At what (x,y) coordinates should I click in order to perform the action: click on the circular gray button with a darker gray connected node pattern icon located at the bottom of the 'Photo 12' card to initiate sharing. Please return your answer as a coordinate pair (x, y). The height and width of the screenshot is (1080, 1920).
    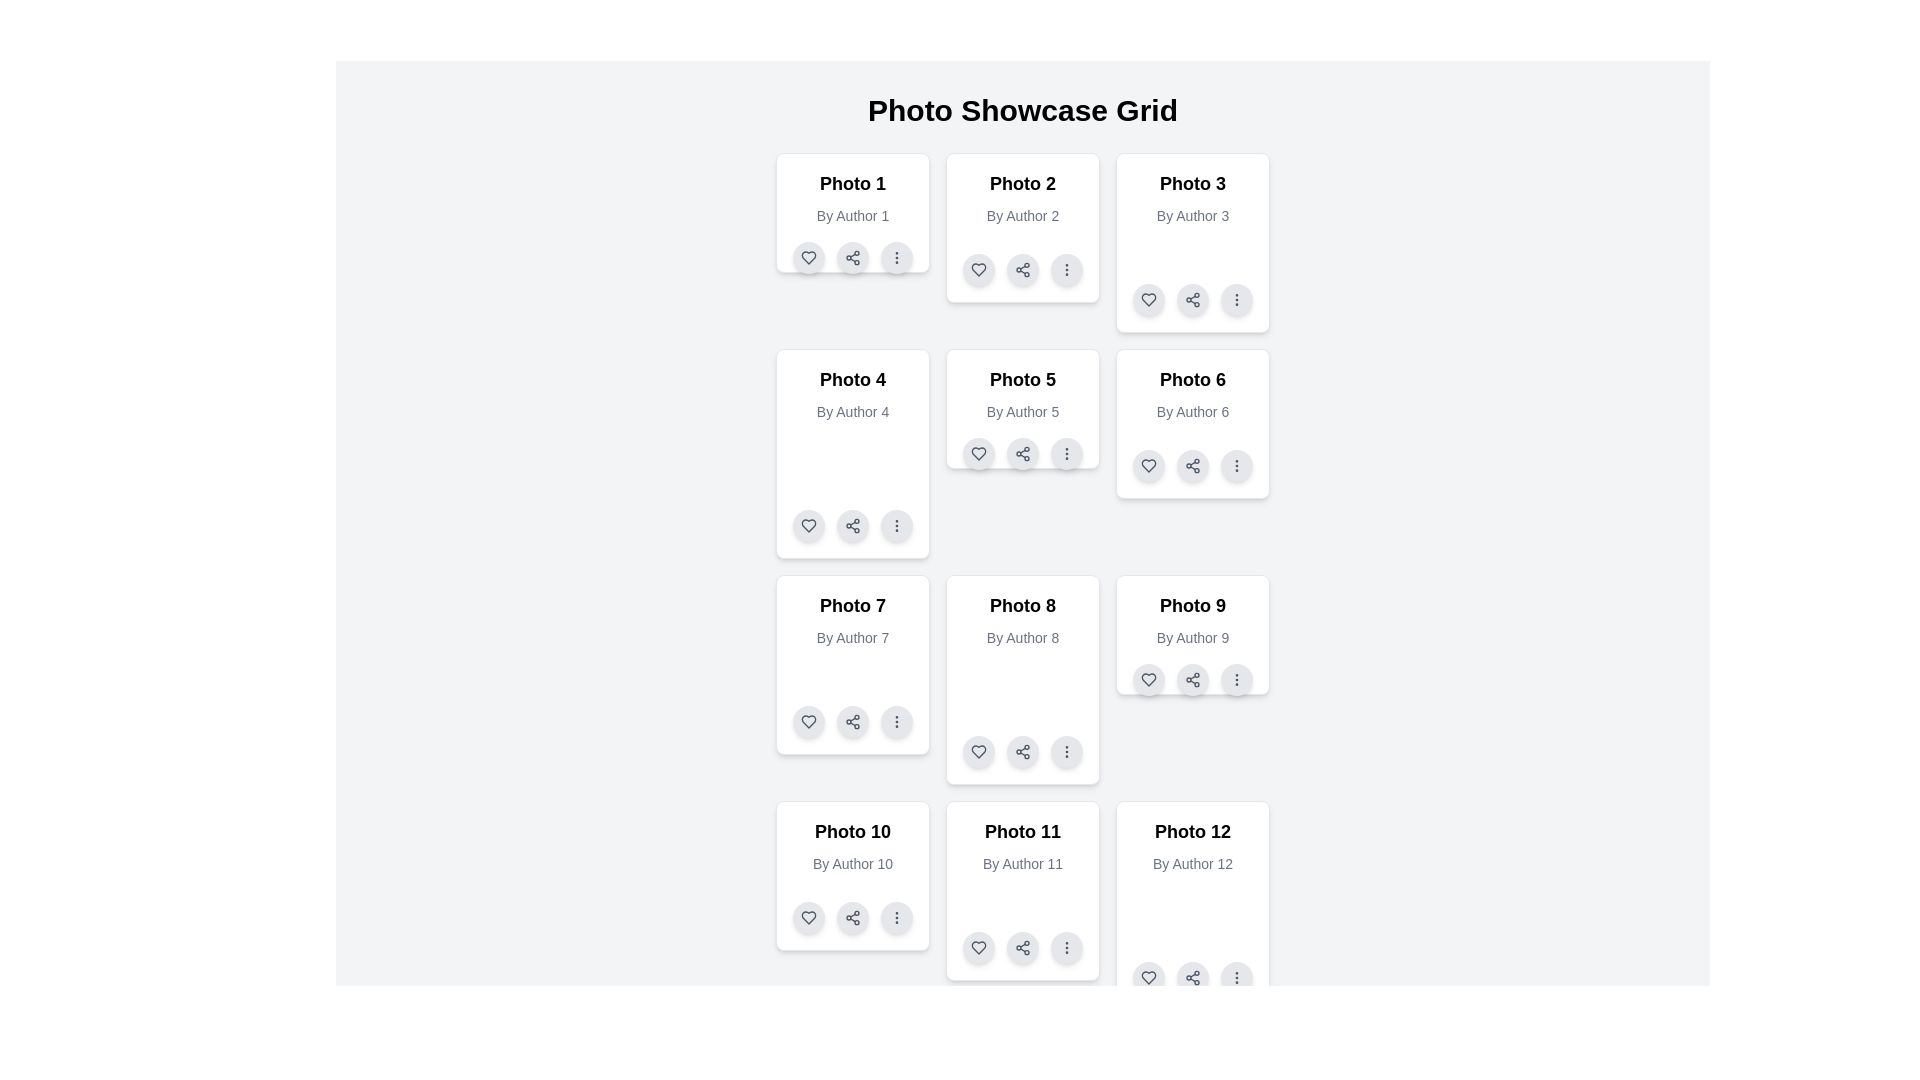
    Looking at the image, I should click on (1193, 977).